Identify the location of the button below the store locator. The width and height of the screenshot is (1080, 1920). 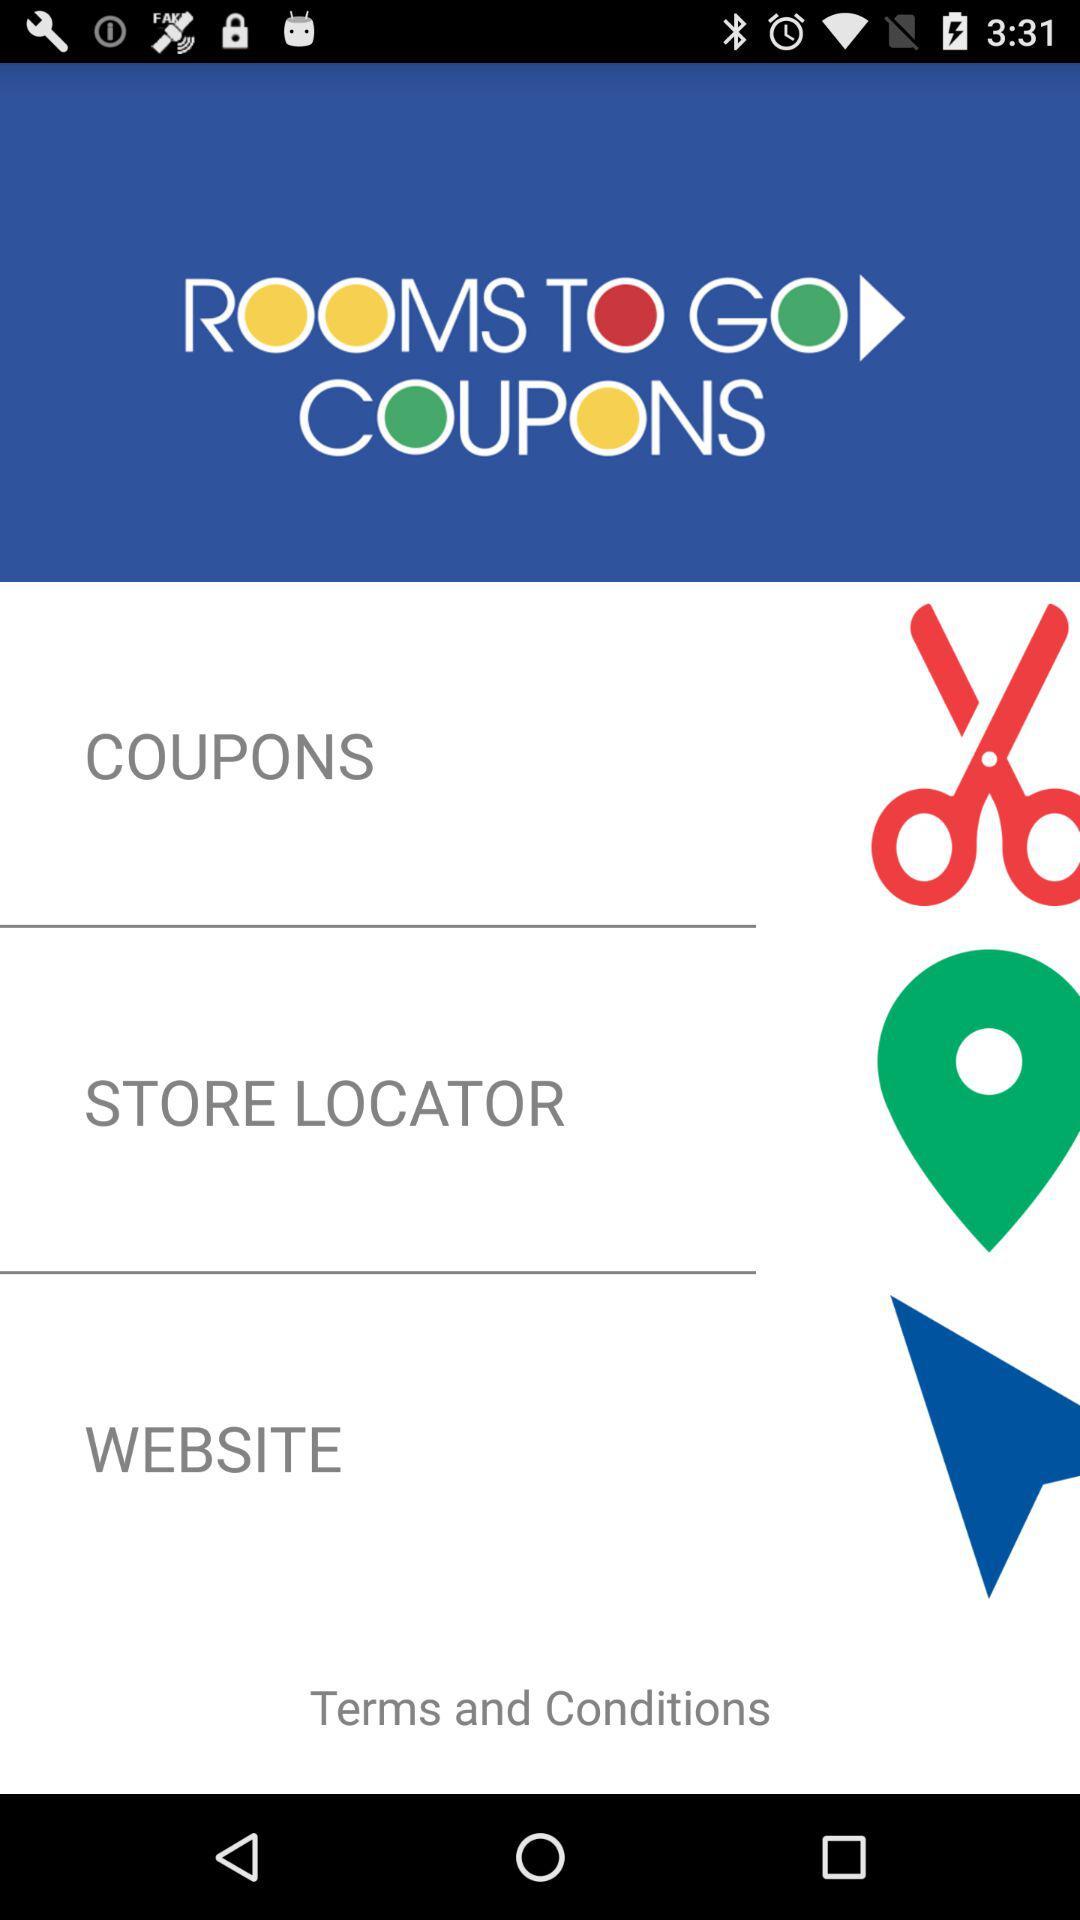
(540, 1447).